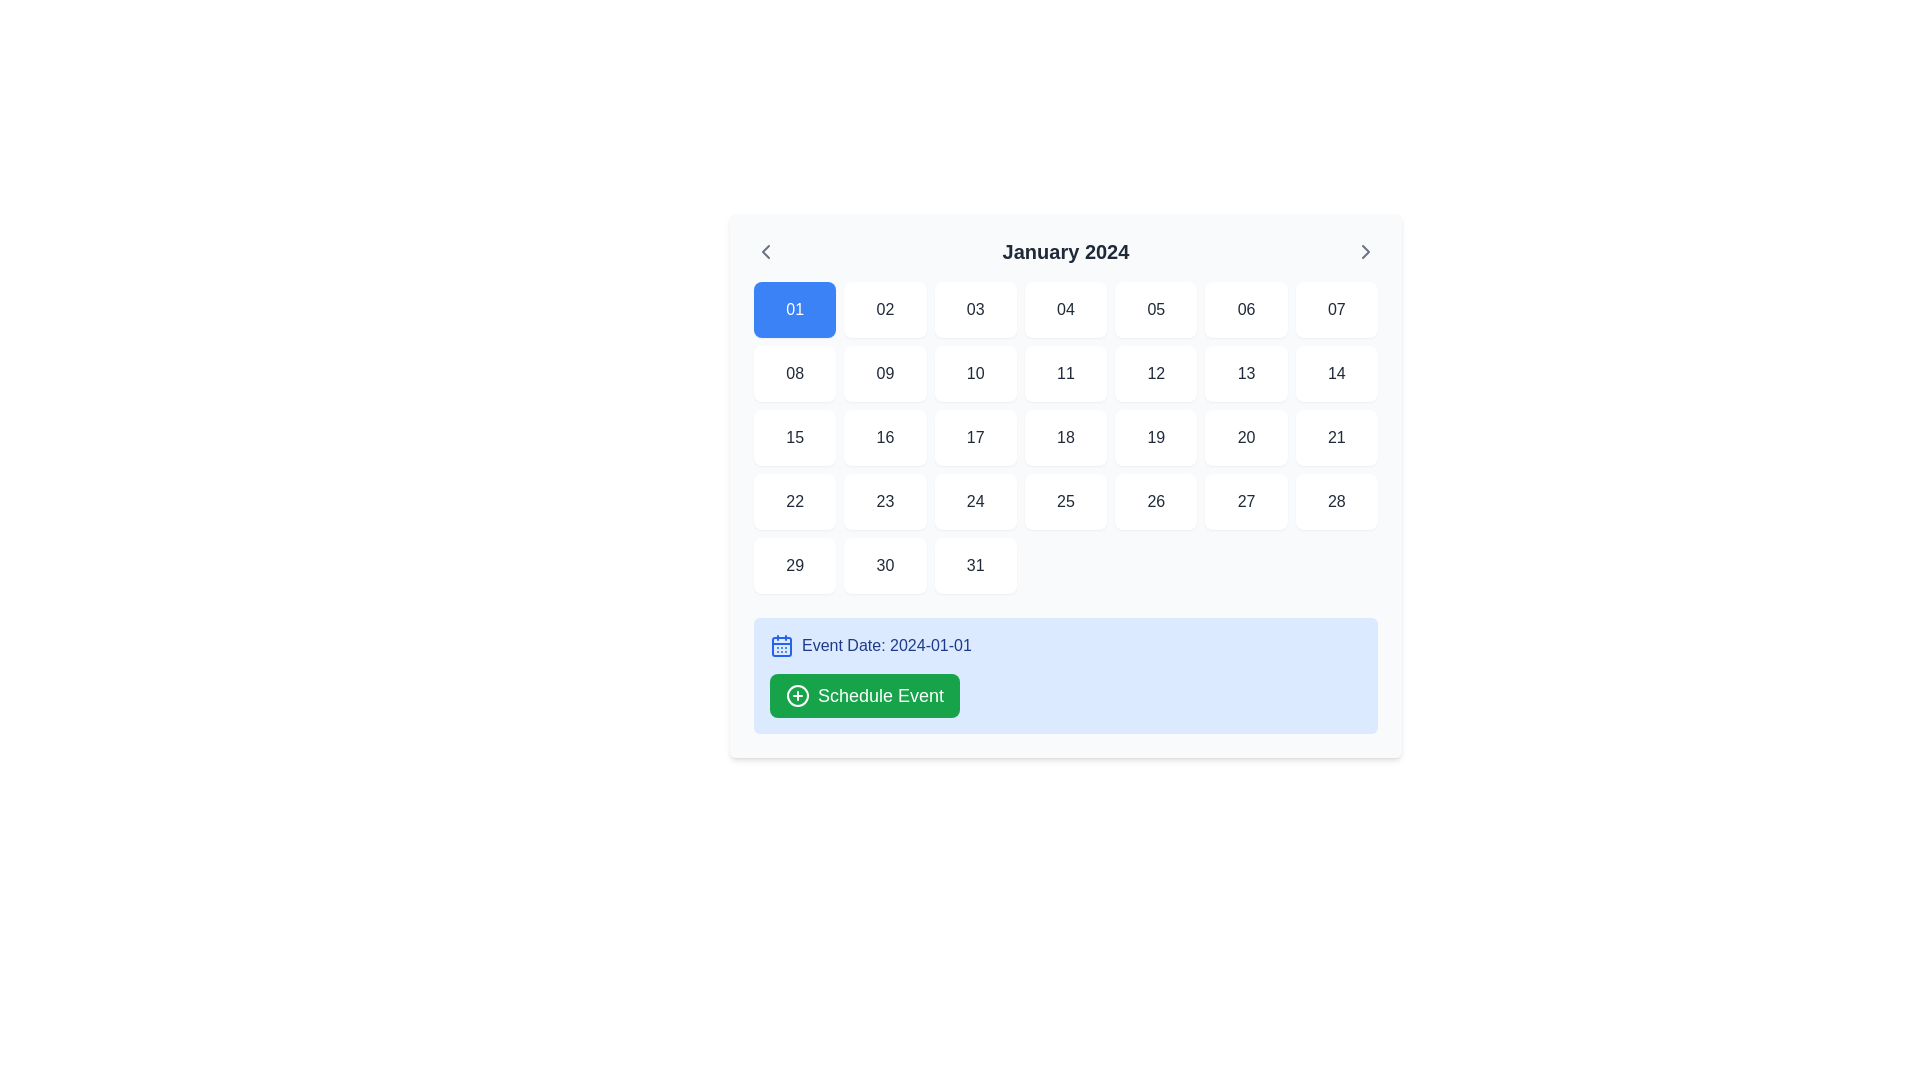  What do you see at coordinates (1245, 500) in the screenshot?
I see `the rectangular button with rounded corners labeled '27'` at bounding box center [1245, 500].